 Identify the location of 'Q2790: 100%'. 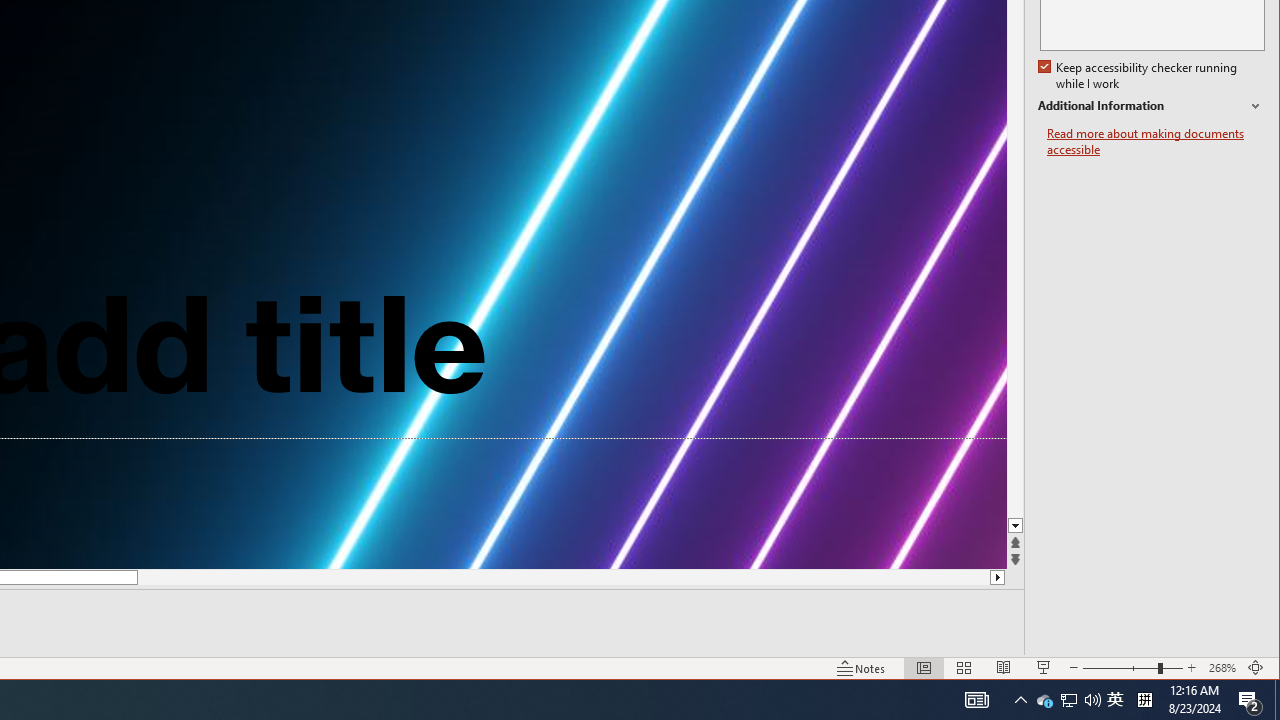
(1044, 698).